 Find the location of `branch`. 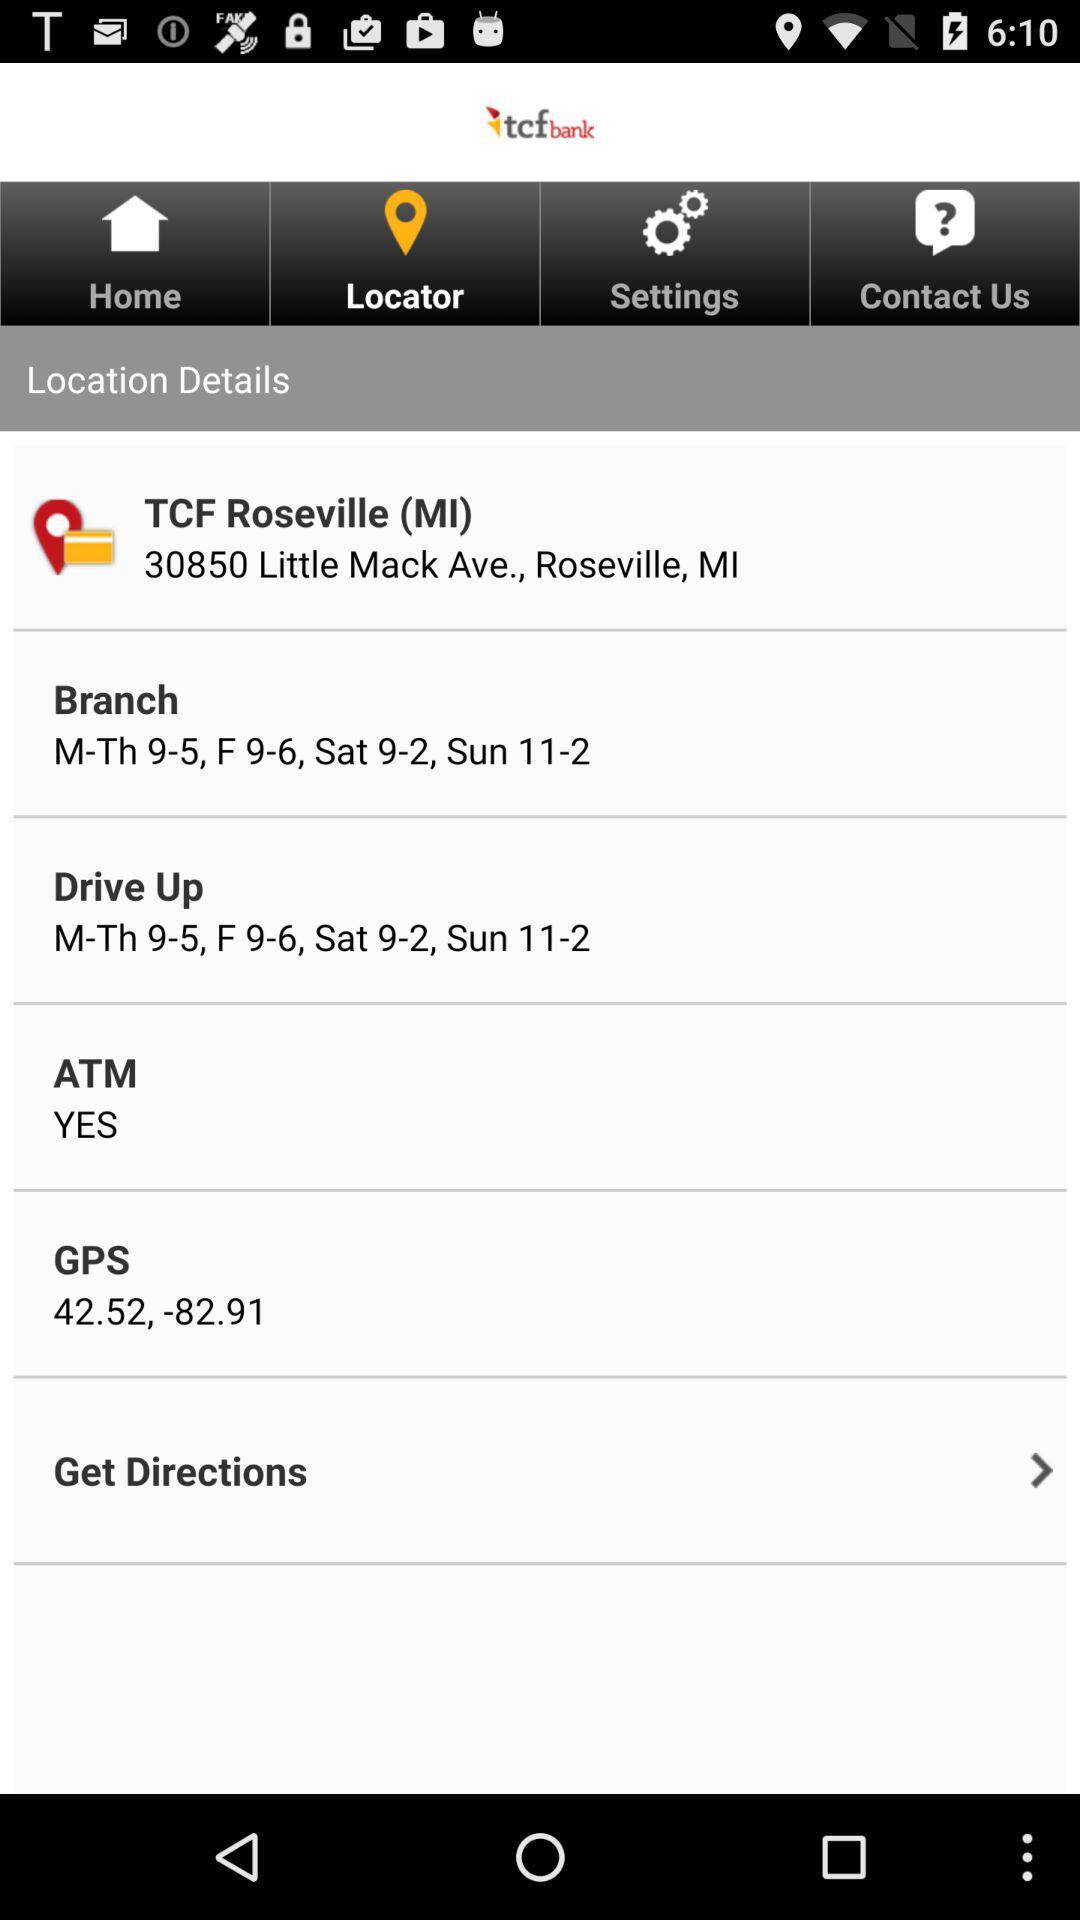

branch is located at coordinates (116, 698).